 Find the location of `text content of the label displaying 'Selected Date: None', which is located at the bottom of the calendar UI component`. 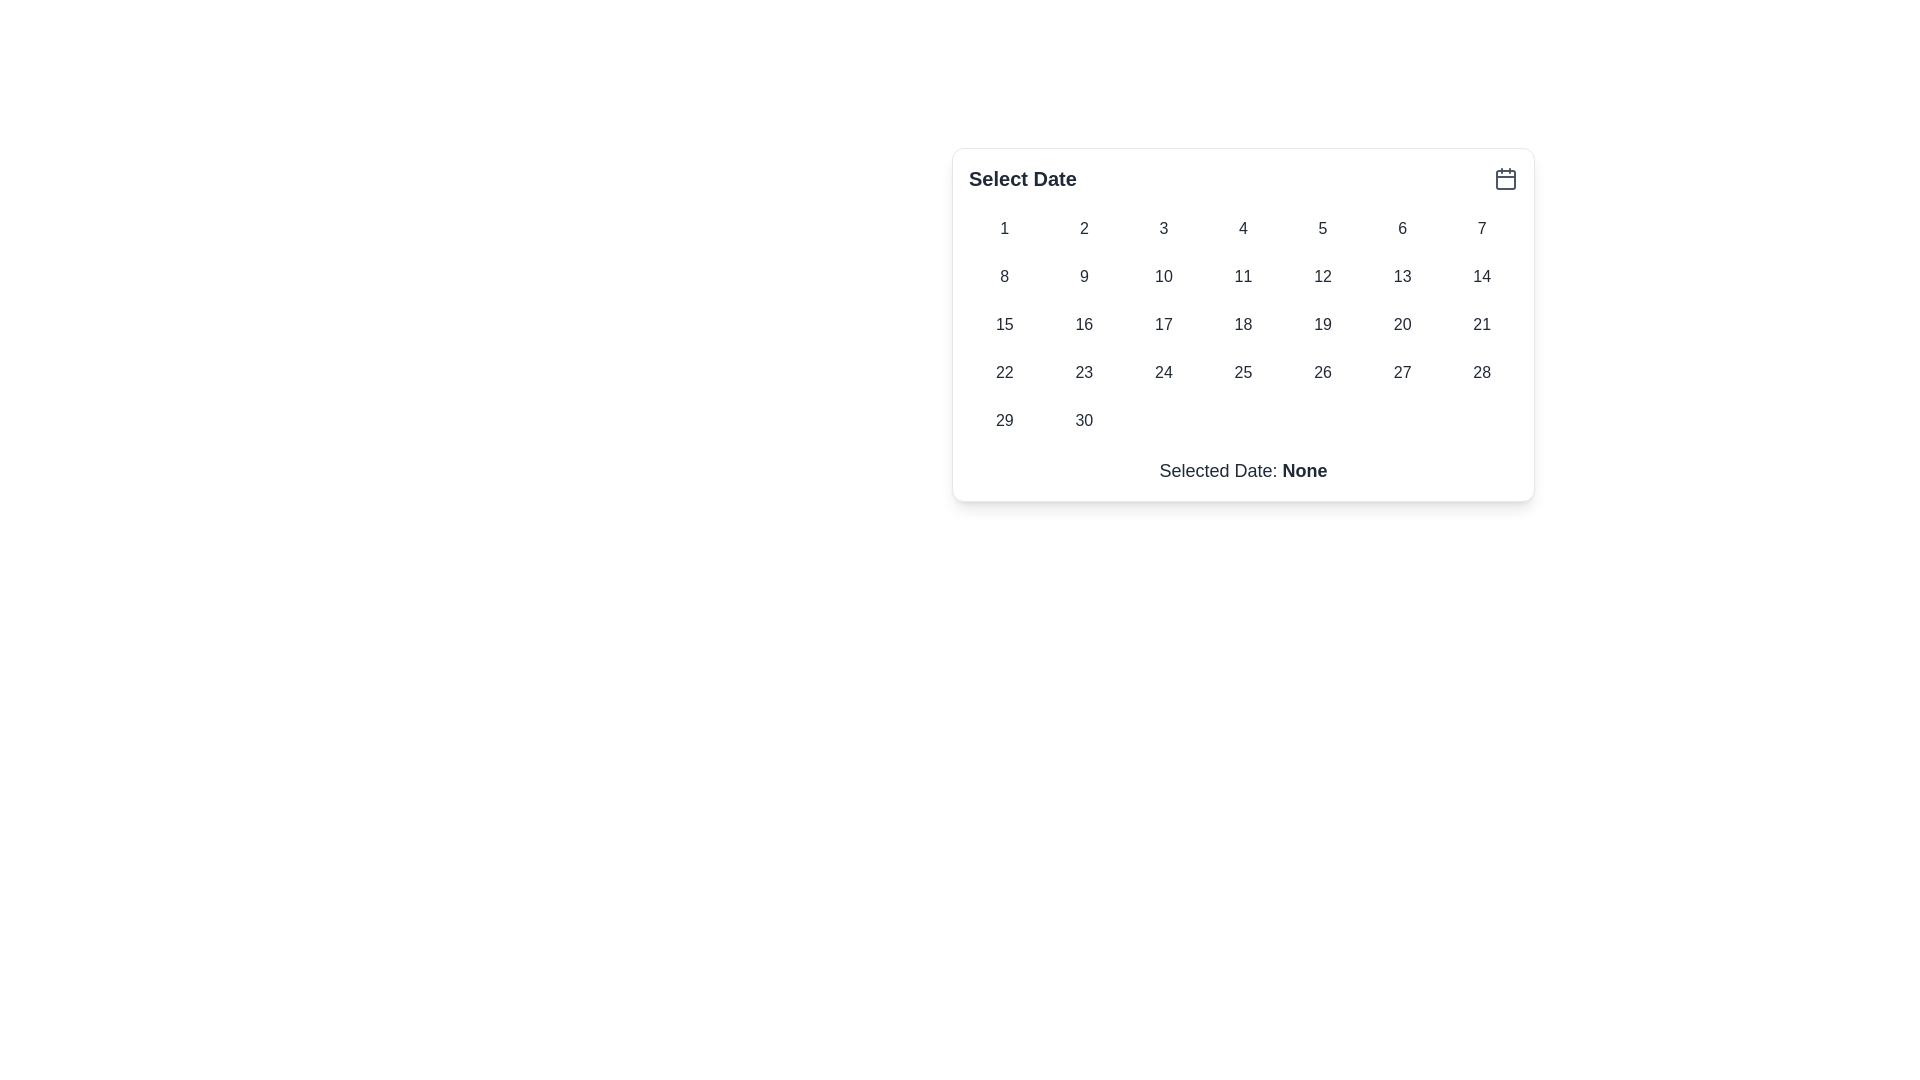

text content of the label displaying 'Selected Date: None', which is located at the bottom of the calendar UI component is located at coordinates (1242, 470).